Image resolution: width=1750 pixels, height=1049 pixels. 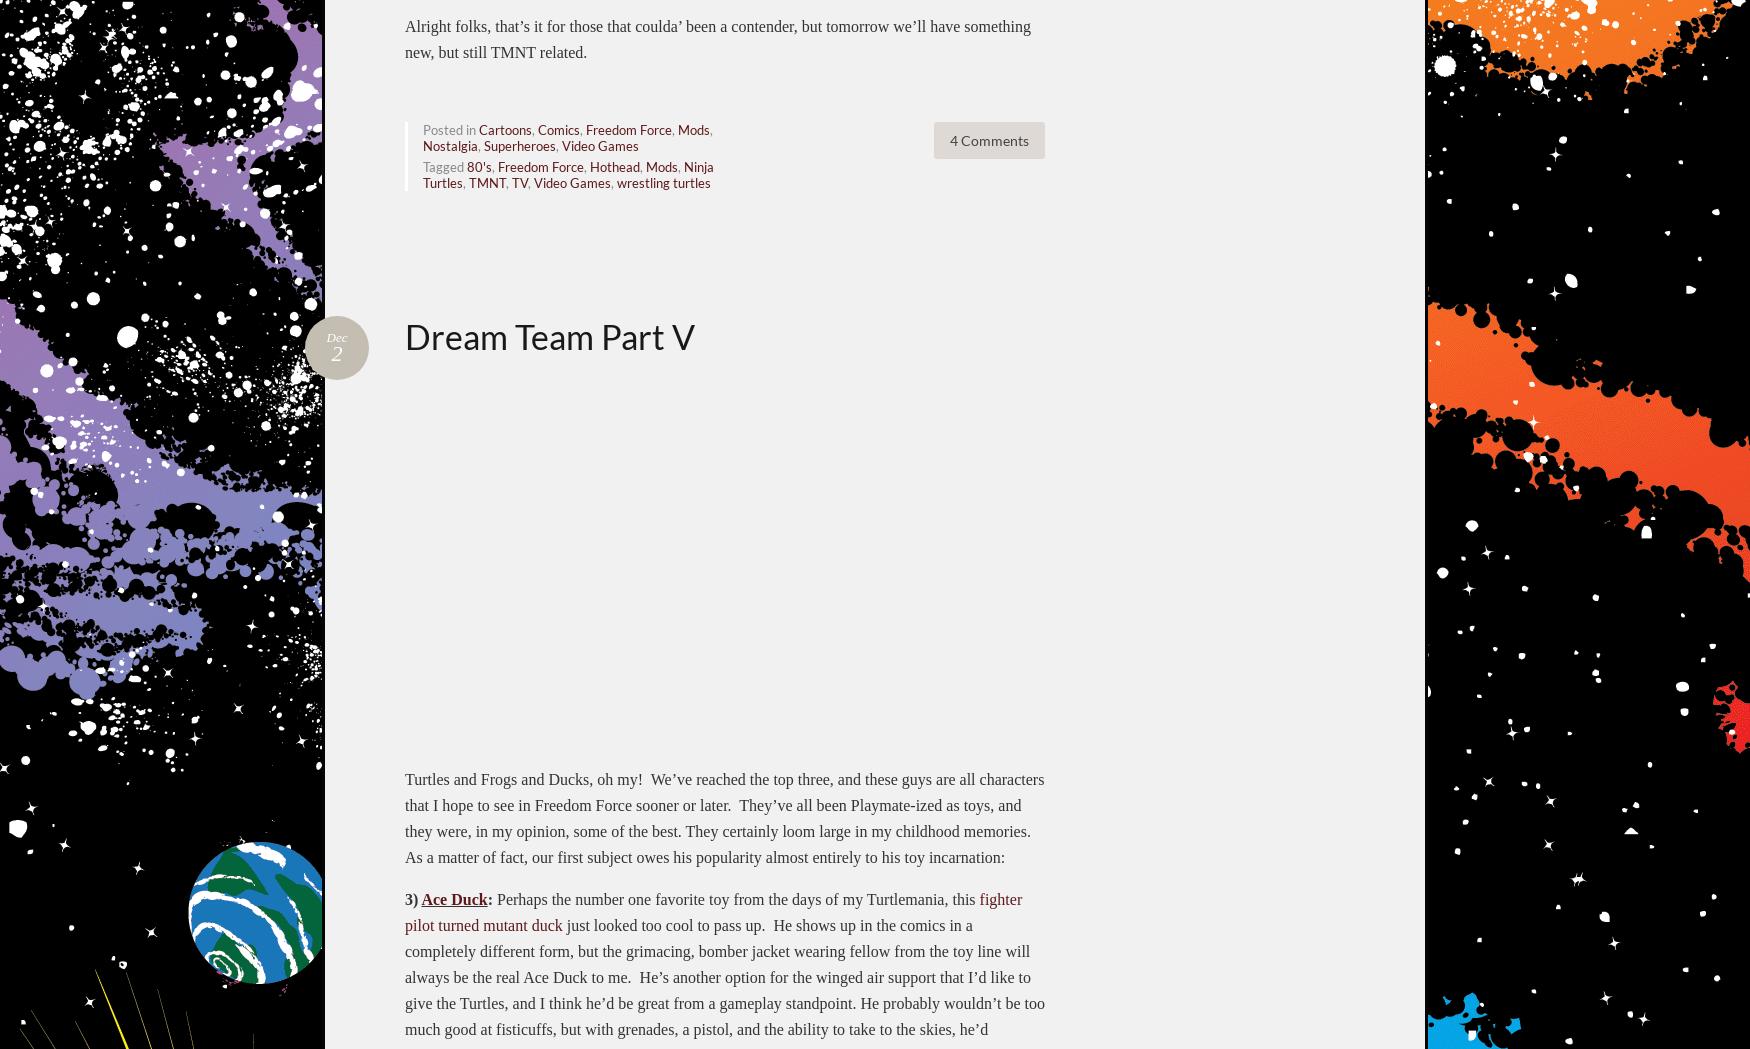 I want to click on '80's', so click(x=479, y=164).